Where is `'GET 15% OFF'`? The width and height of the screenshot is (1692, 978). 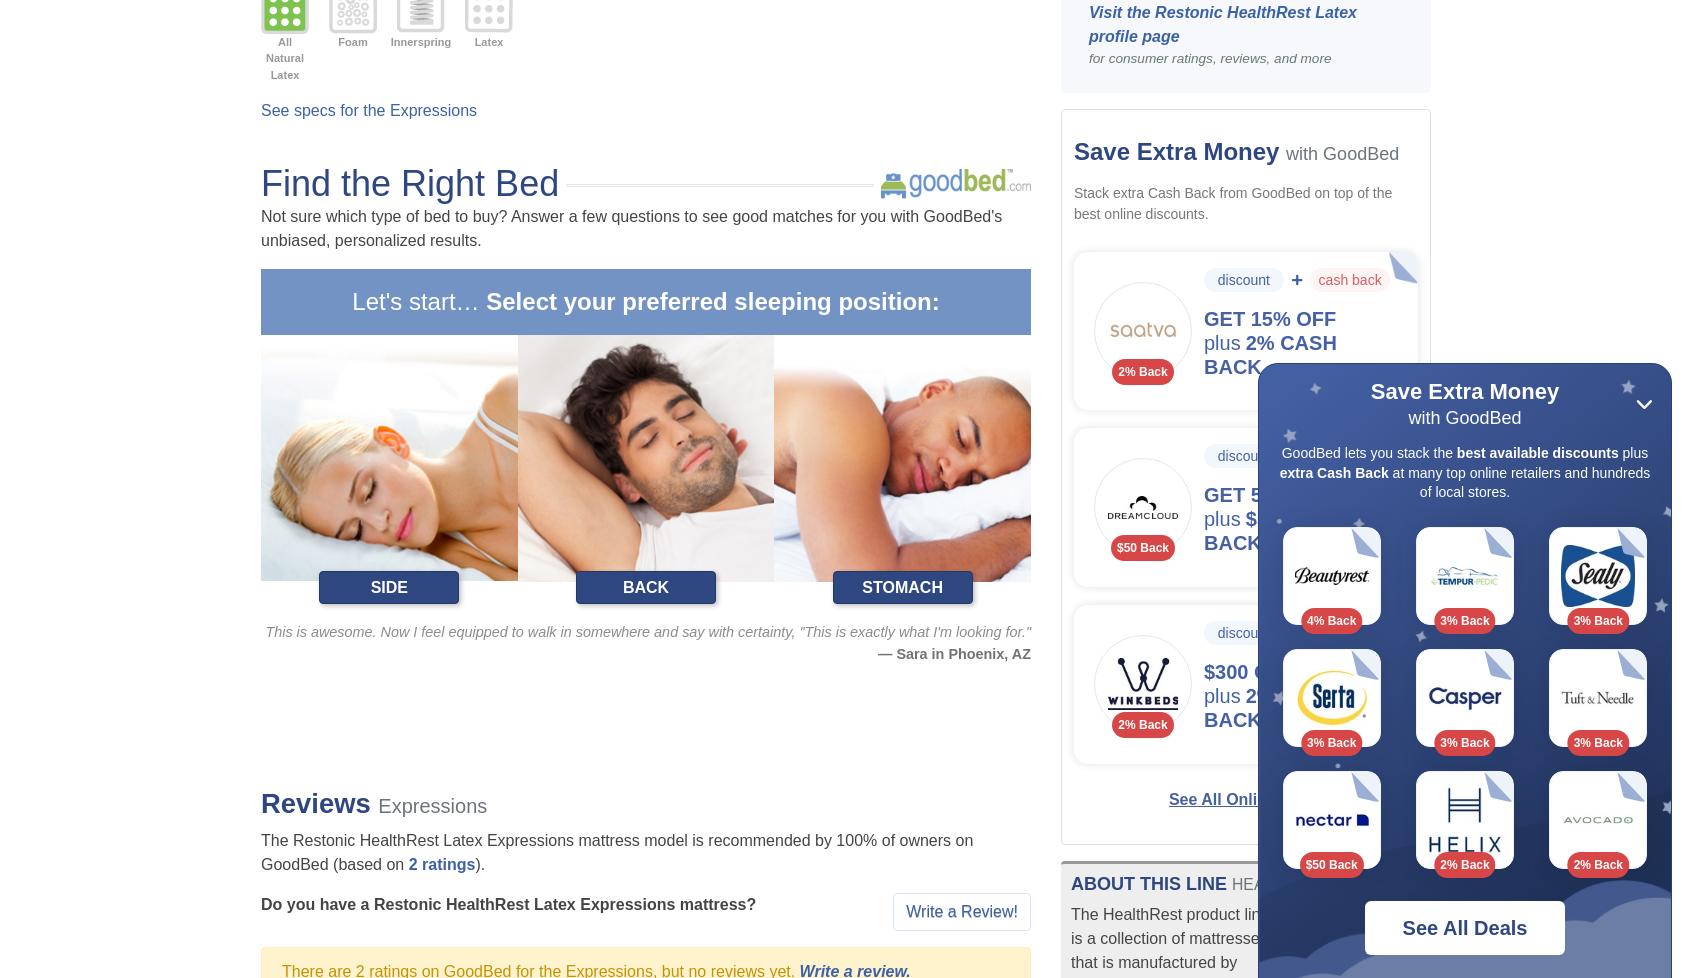
'GET 15% OFF' is located at coordinates (1269, 317).